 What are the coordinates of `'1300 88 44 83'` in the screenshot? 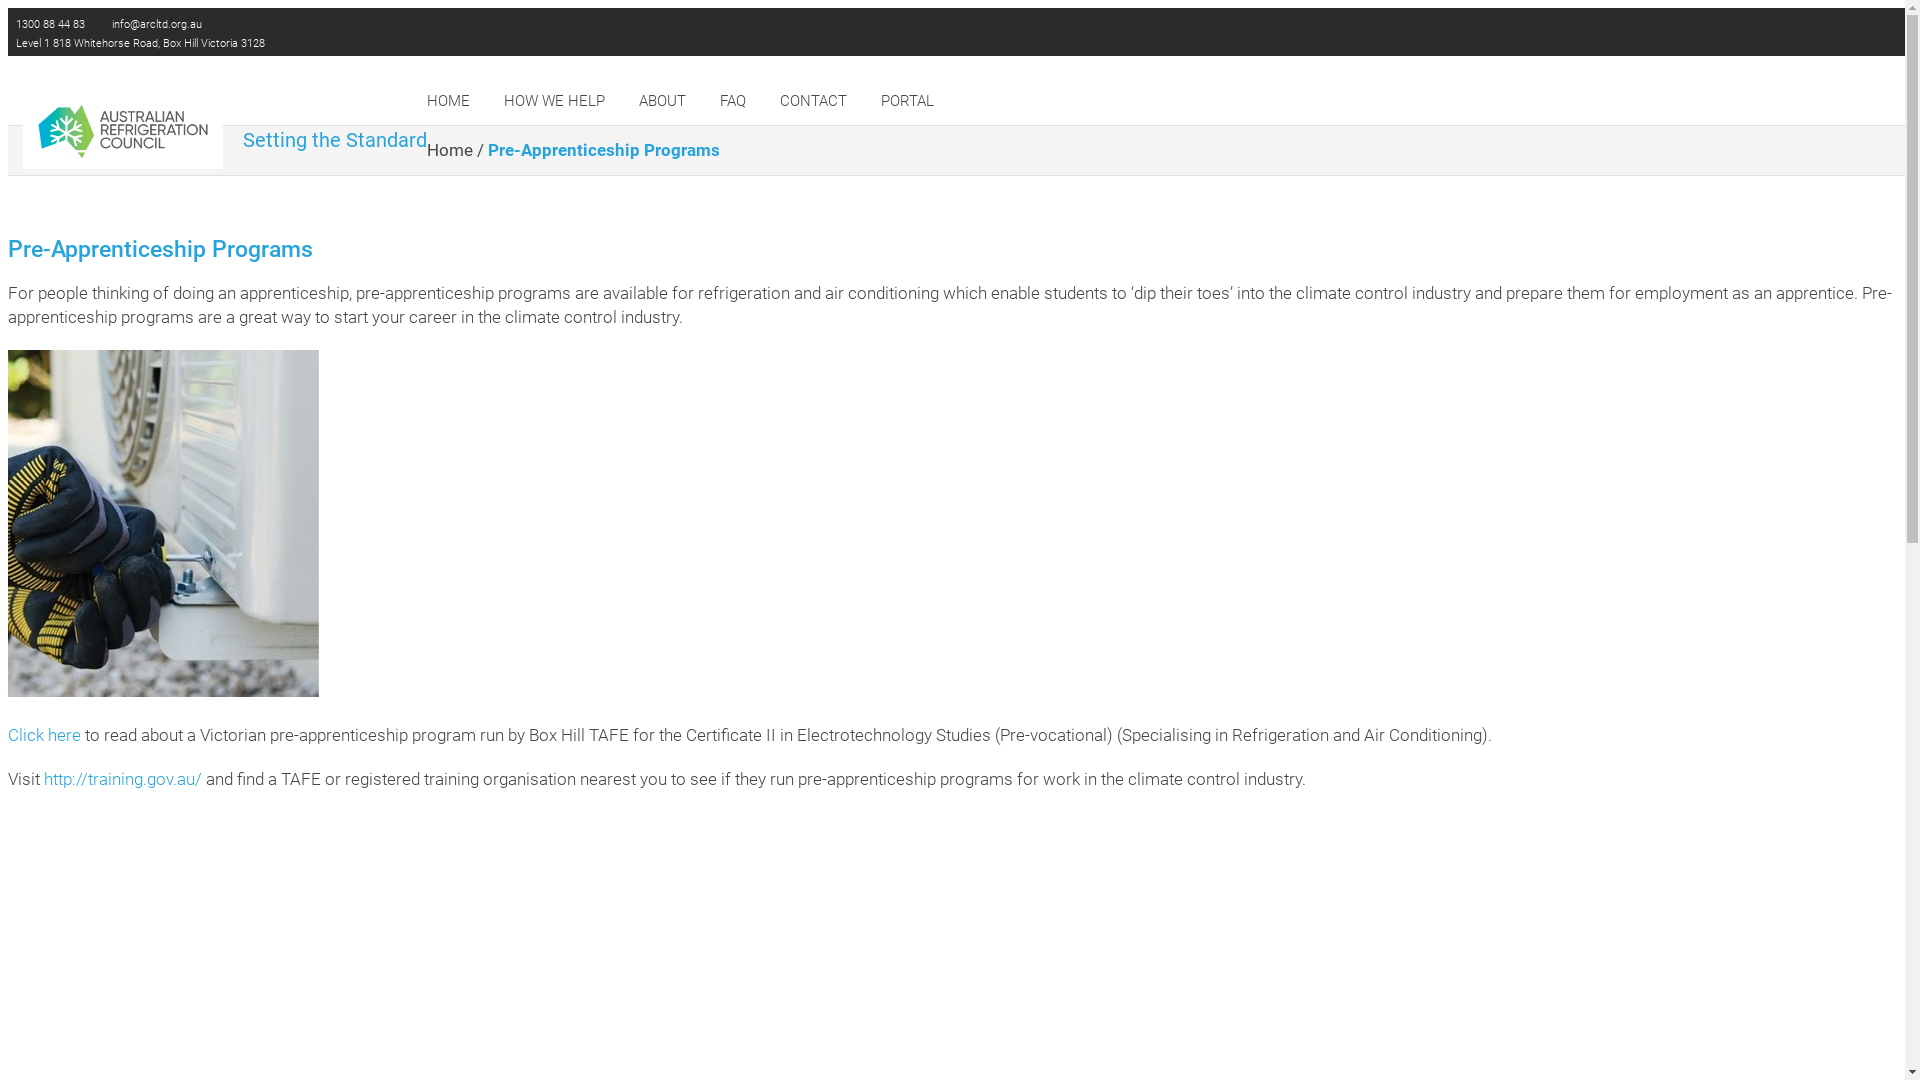 It's located at (48, 24).